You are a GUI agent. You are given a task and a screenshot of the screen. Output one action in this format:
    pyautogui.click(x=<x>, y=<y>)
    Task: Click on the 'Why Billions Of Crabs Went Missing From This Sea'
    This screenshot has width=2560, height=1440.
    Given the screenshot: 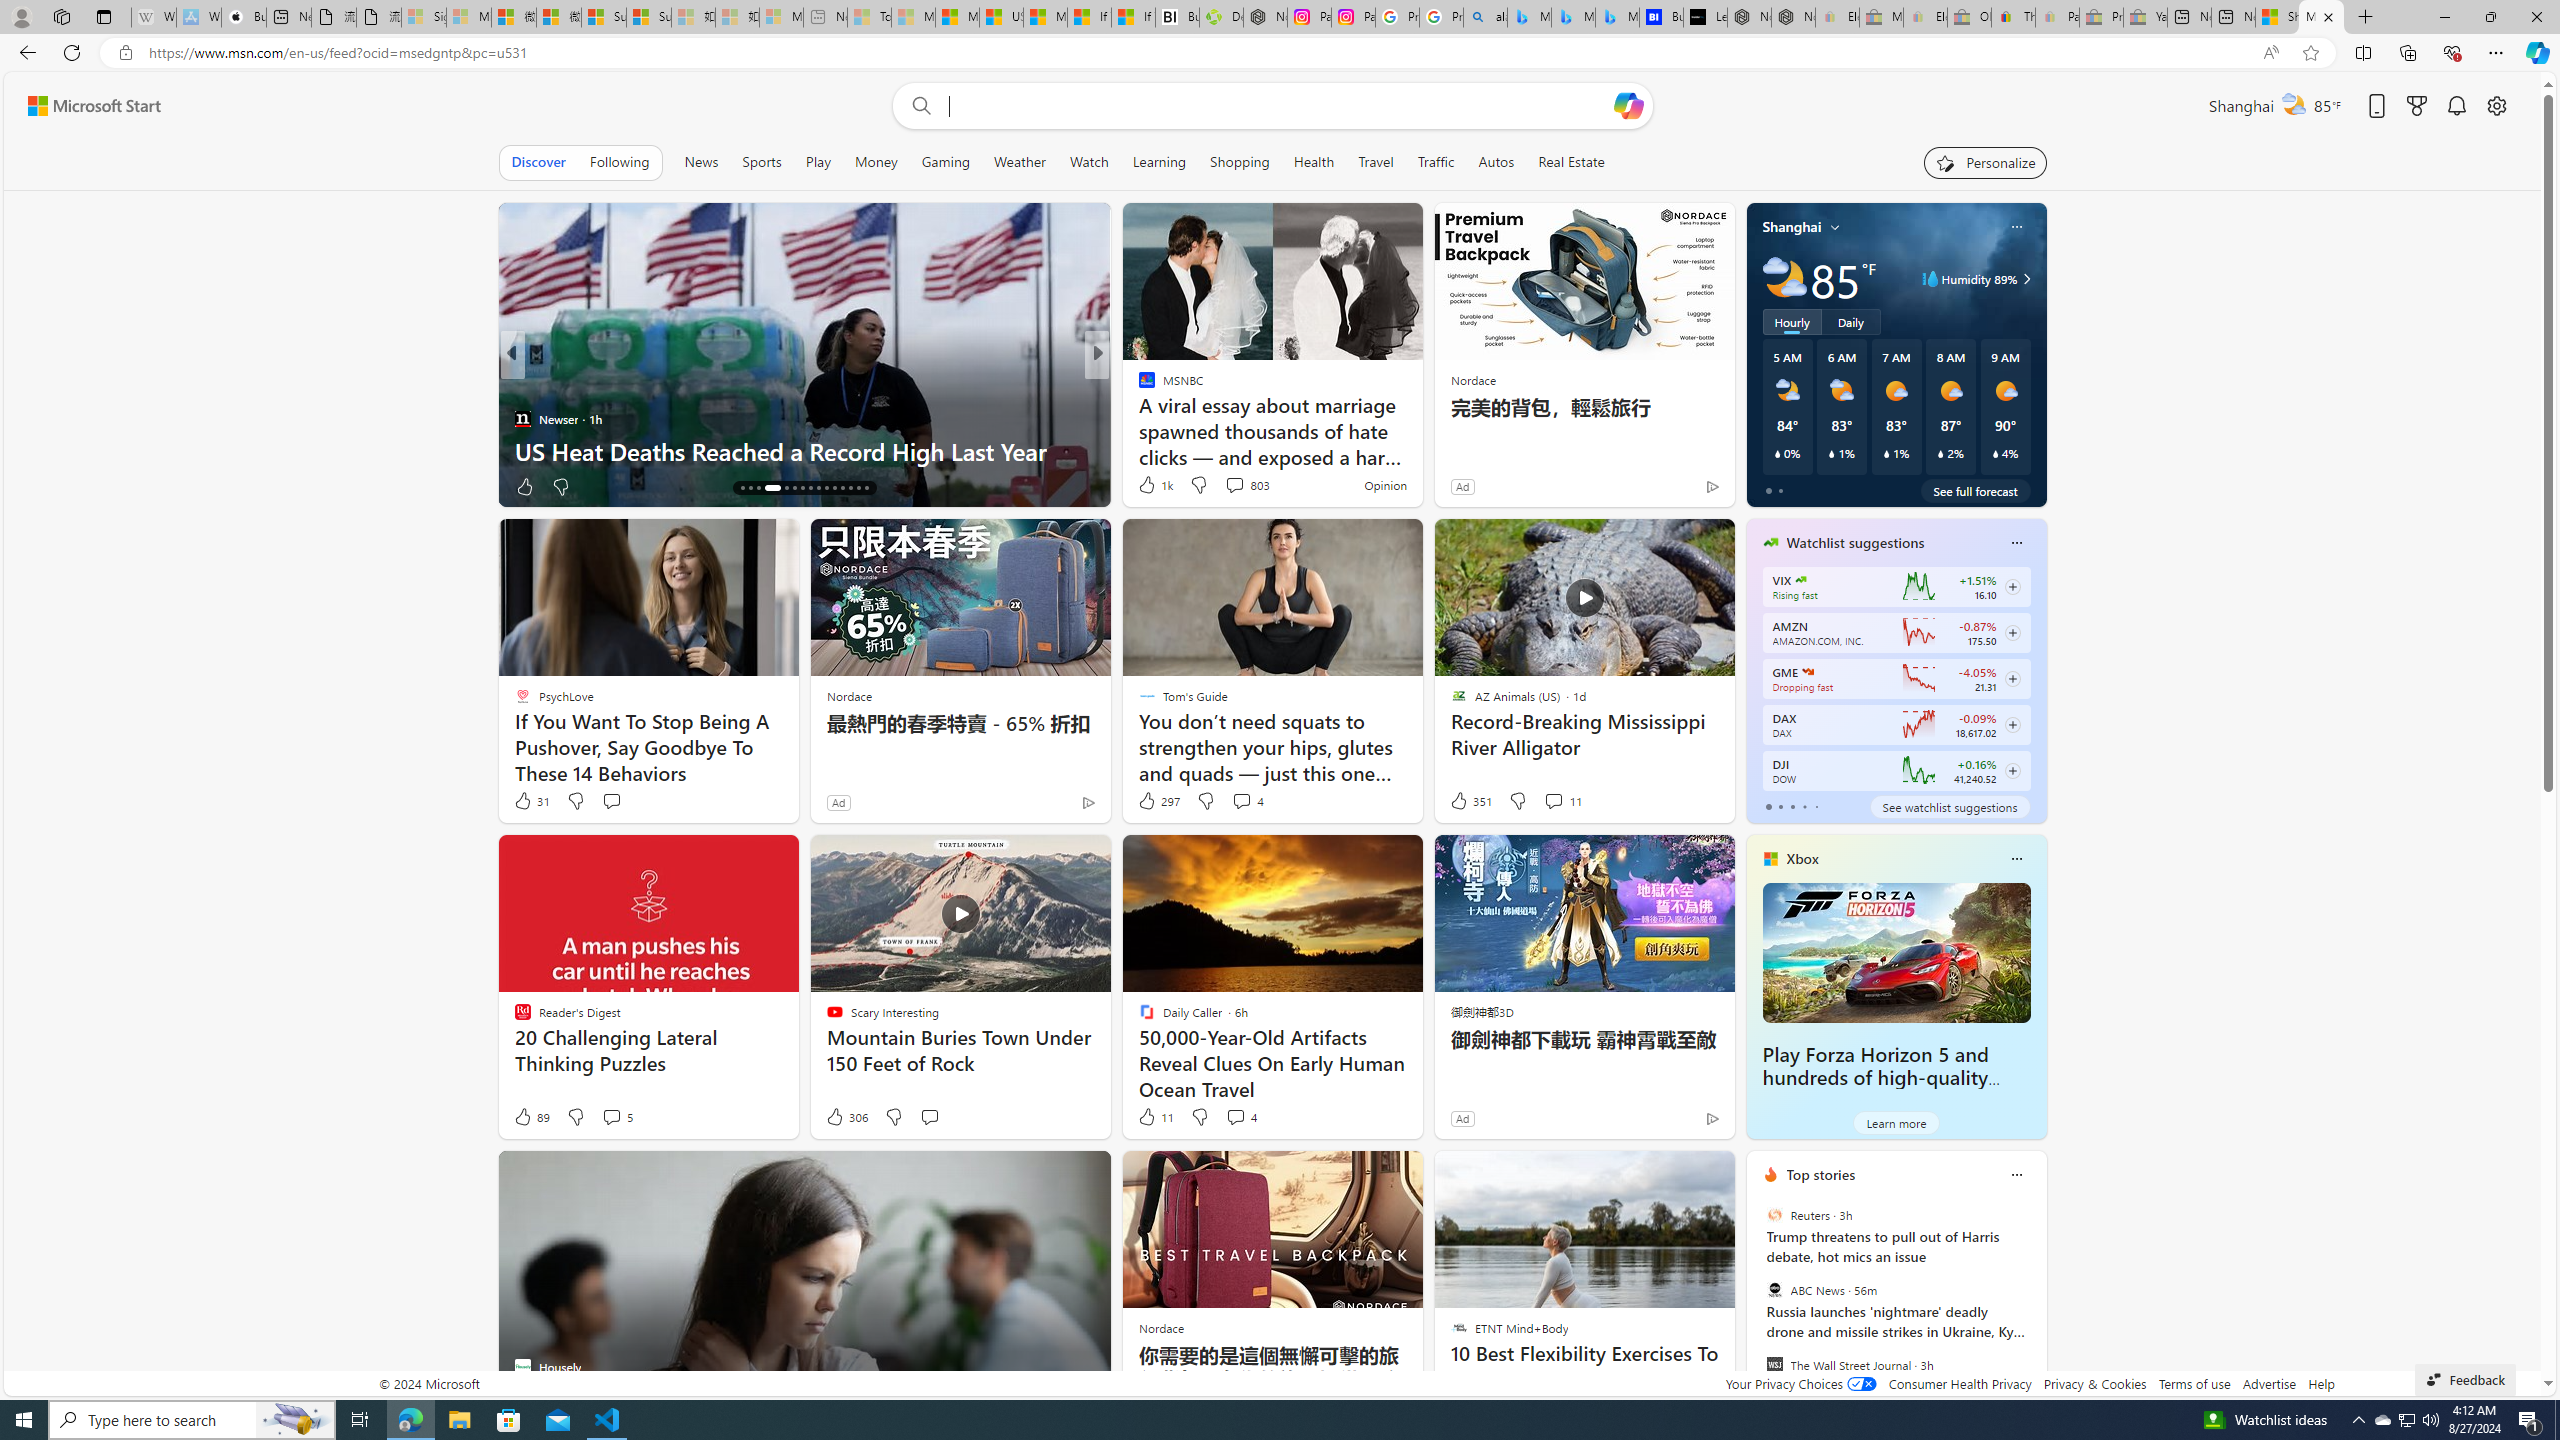 What is the action you would take?
    pyautogui.click(x=1418, y=449)
    